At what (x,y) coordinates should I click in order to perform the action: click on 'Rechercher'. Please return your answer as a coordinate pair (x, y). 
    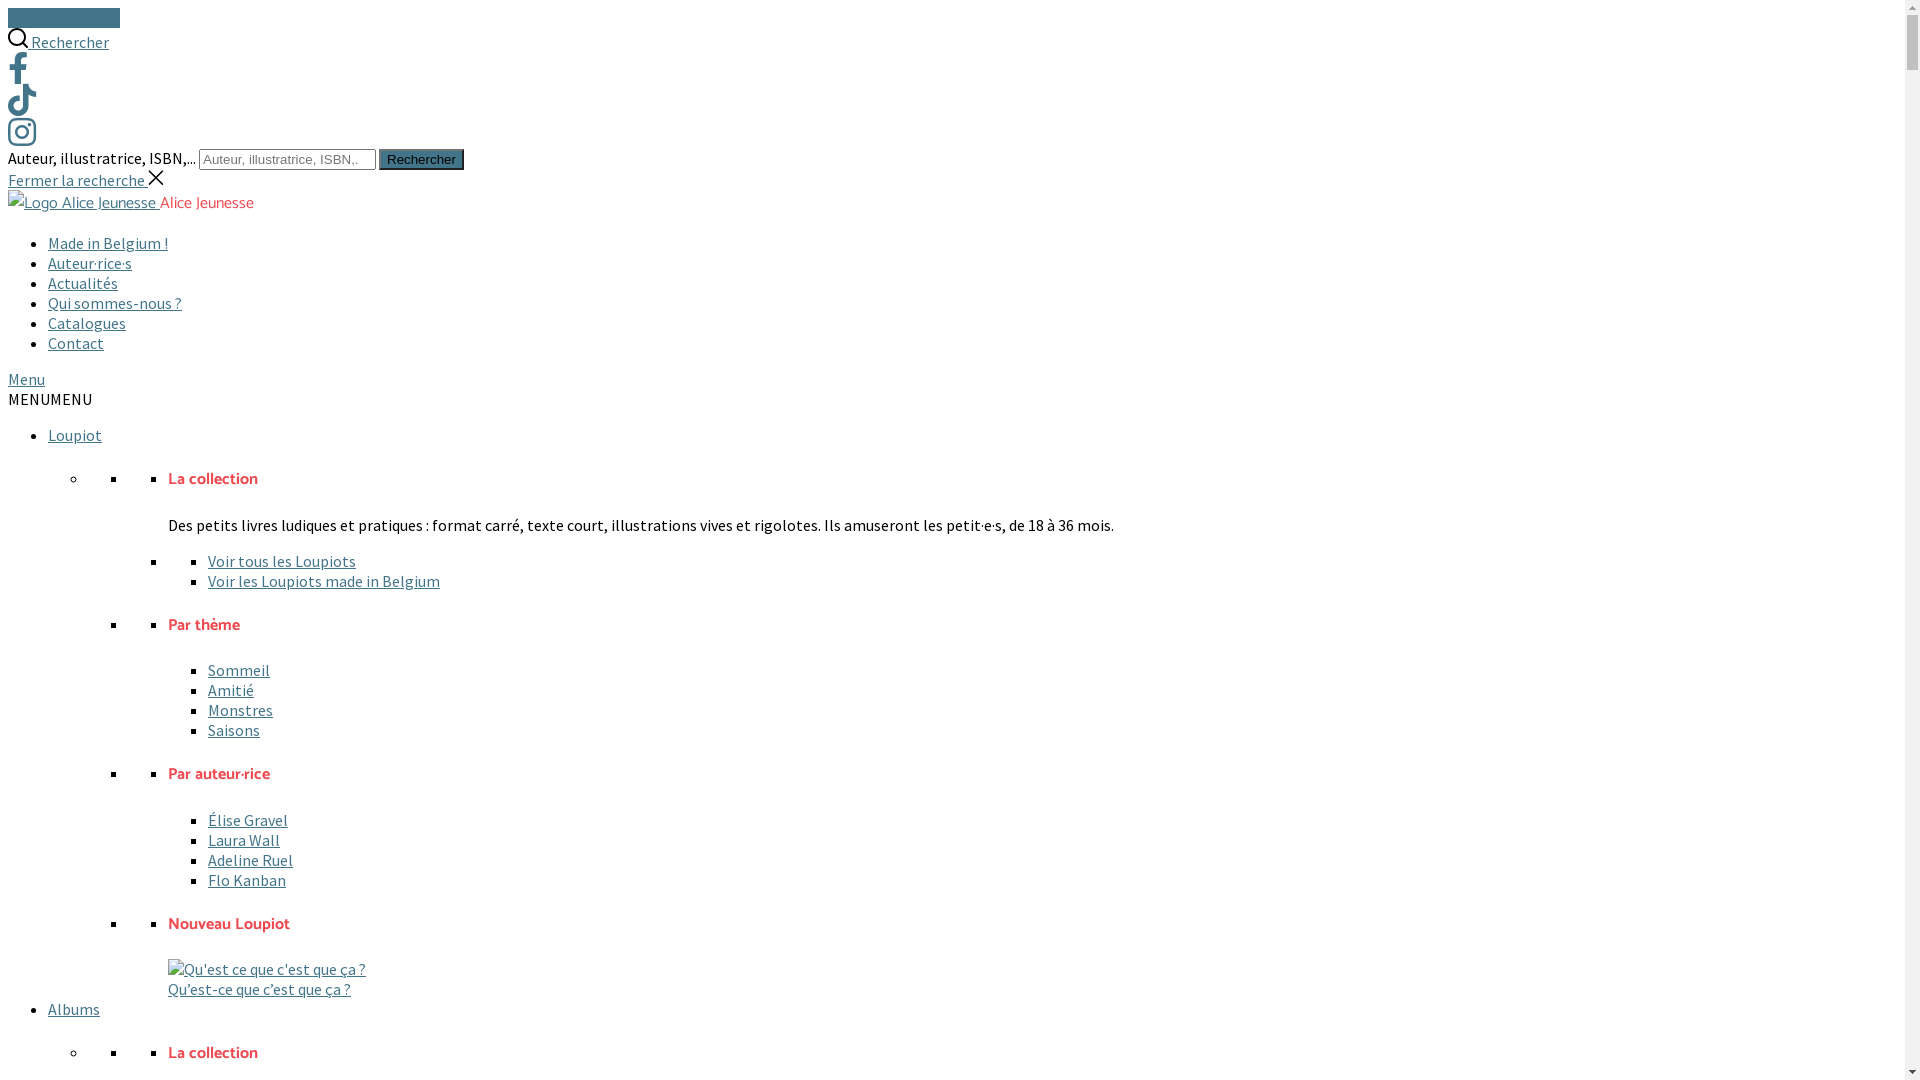
    Looking at the image, I should click on (58, 42).